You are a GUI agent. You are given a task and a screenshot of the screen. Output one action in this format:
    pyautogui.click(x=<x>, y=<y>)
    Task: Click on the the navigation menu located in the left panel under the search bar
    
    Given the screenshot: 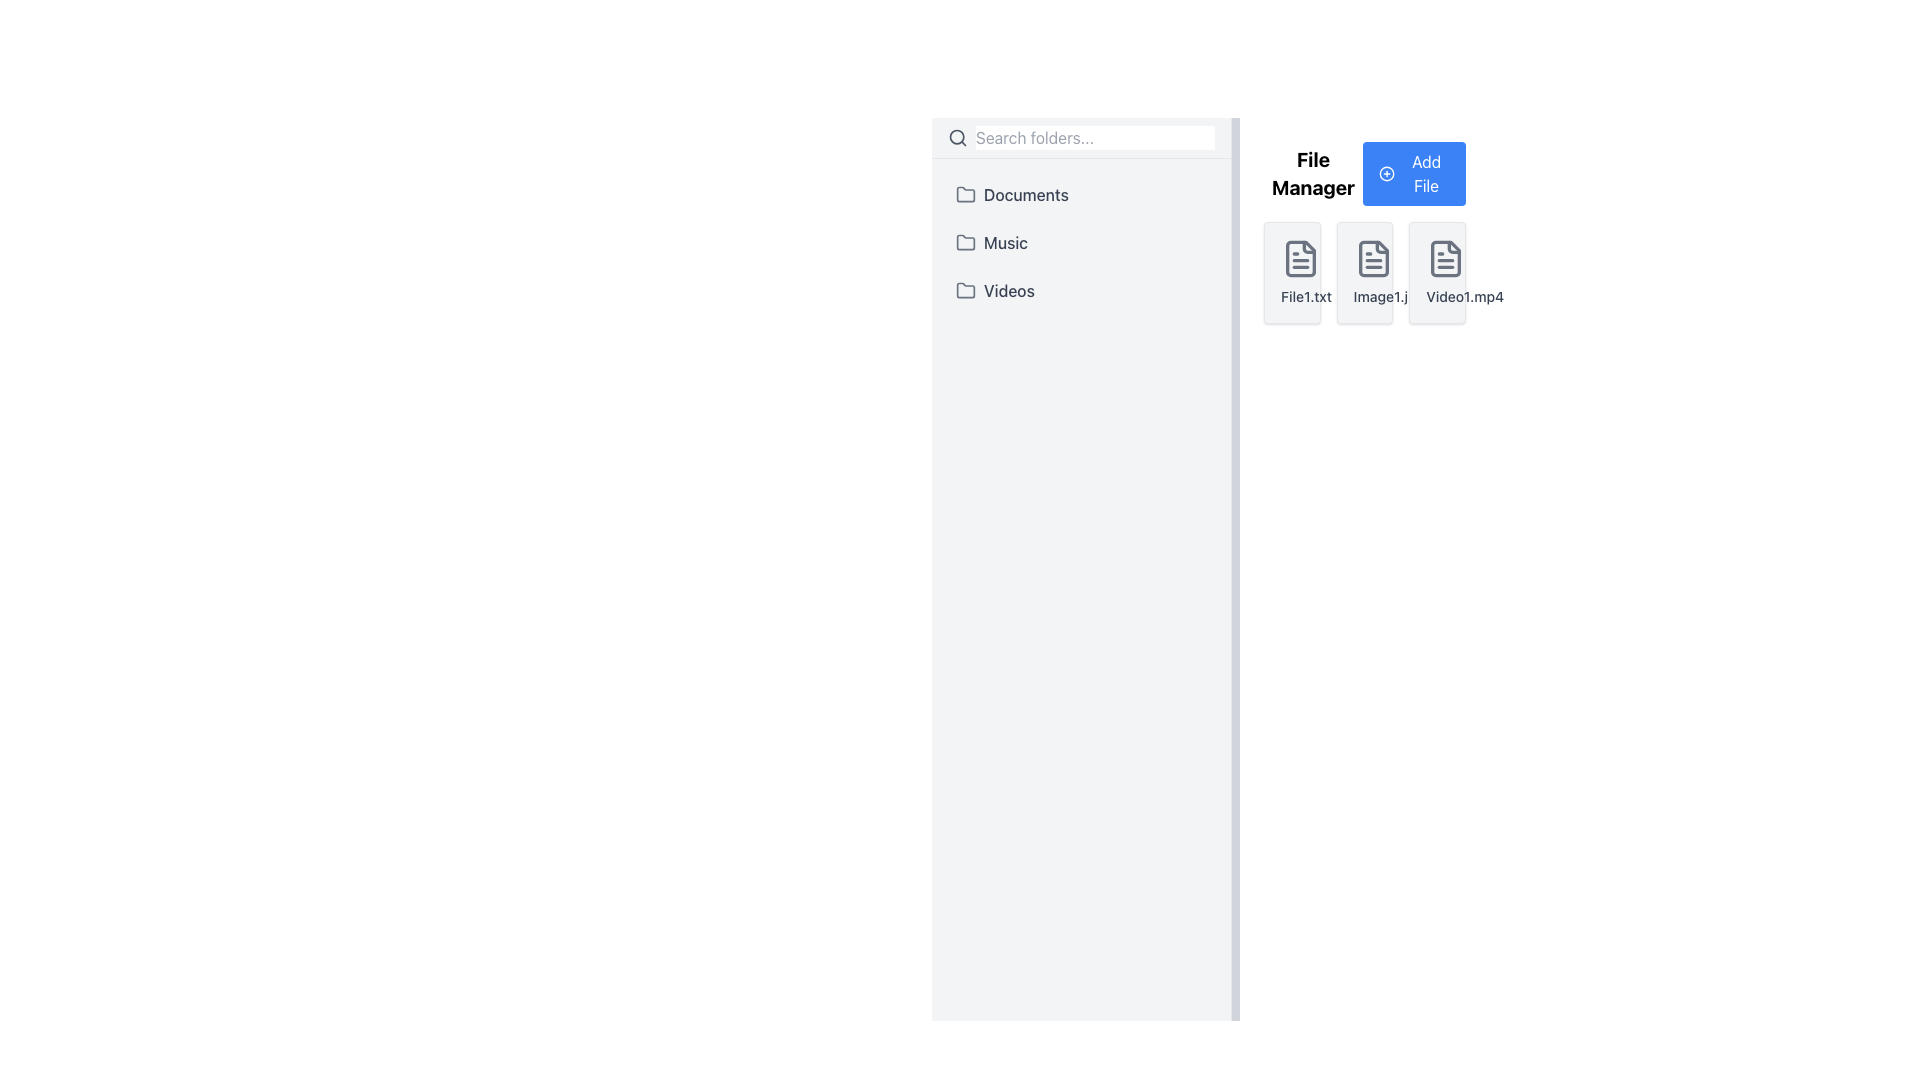 What is the action you would take?
    pyautogui.click(x=1080, y=242)
    